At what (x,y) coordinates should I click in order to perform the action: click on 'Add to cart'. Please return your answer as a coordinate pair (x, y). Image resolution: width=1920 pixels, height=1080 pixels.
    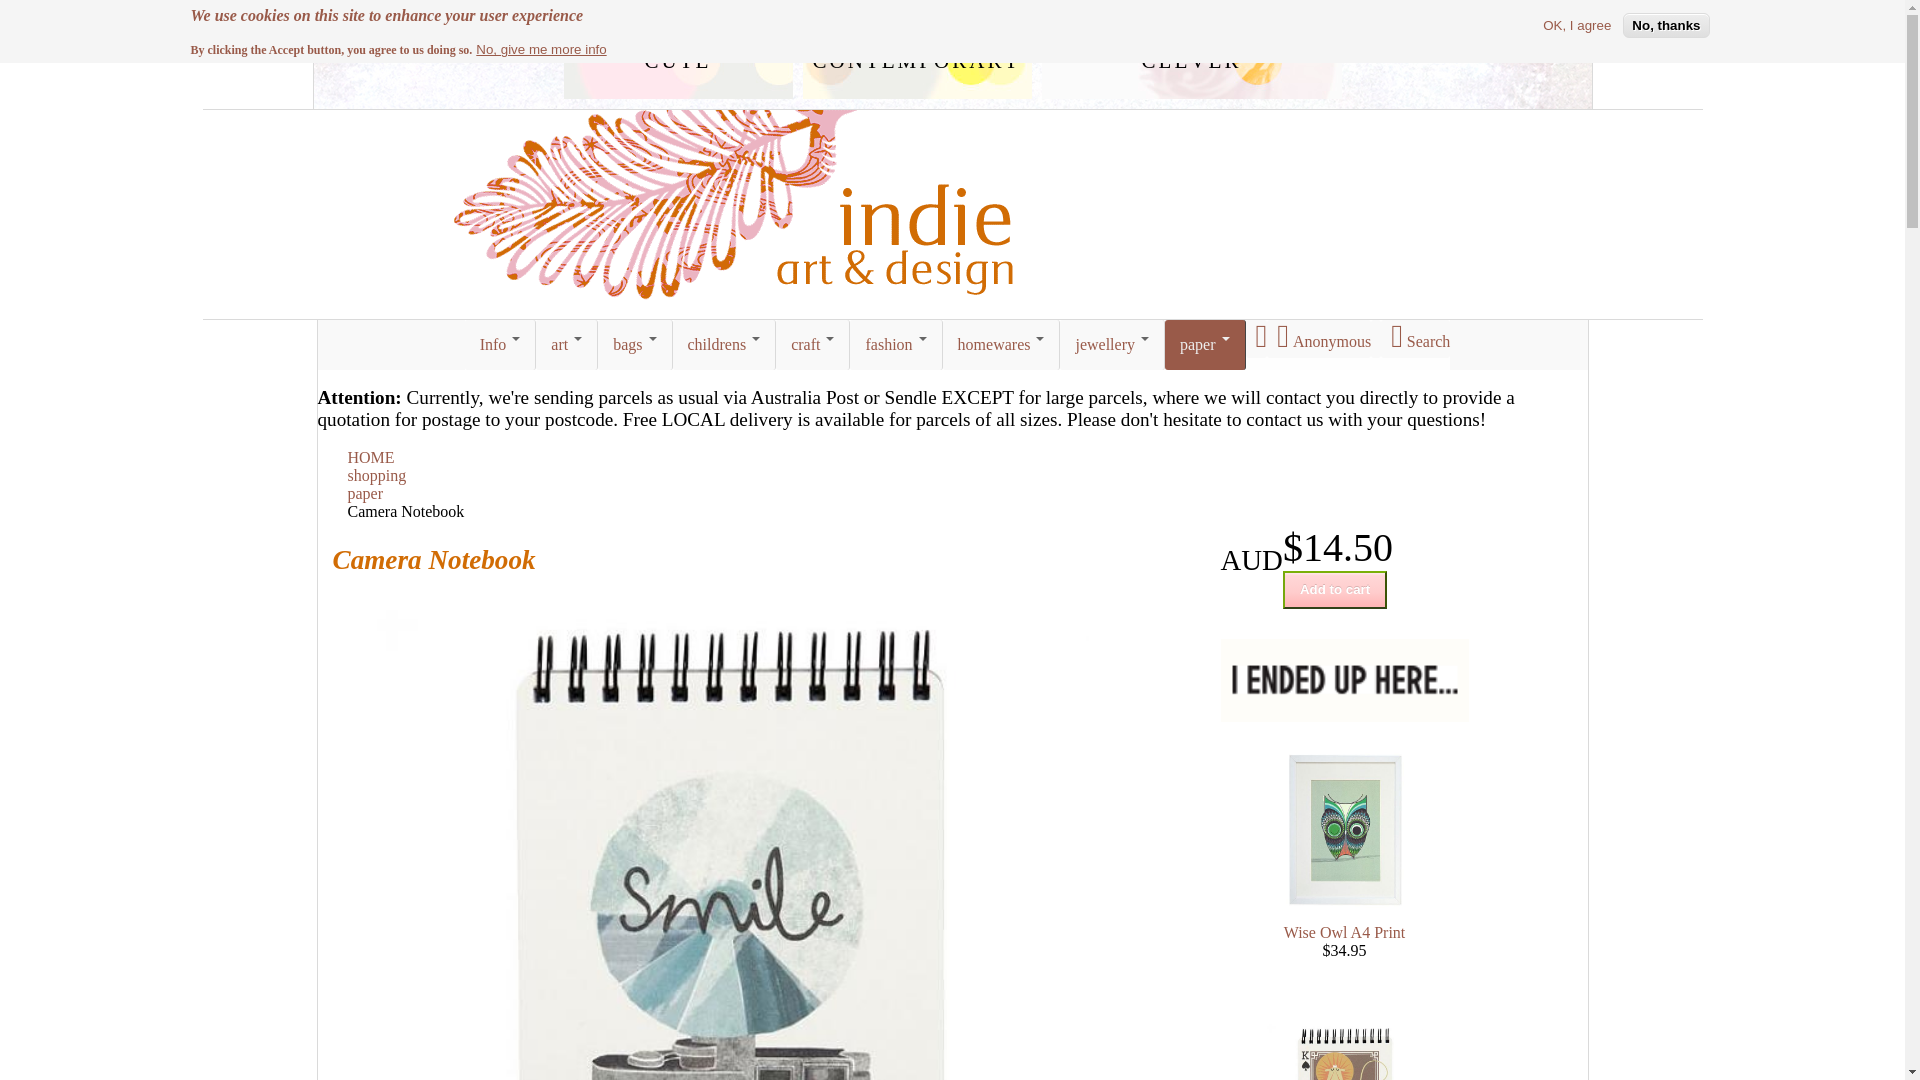
    Looking at the image, I should click on (1282, 589).